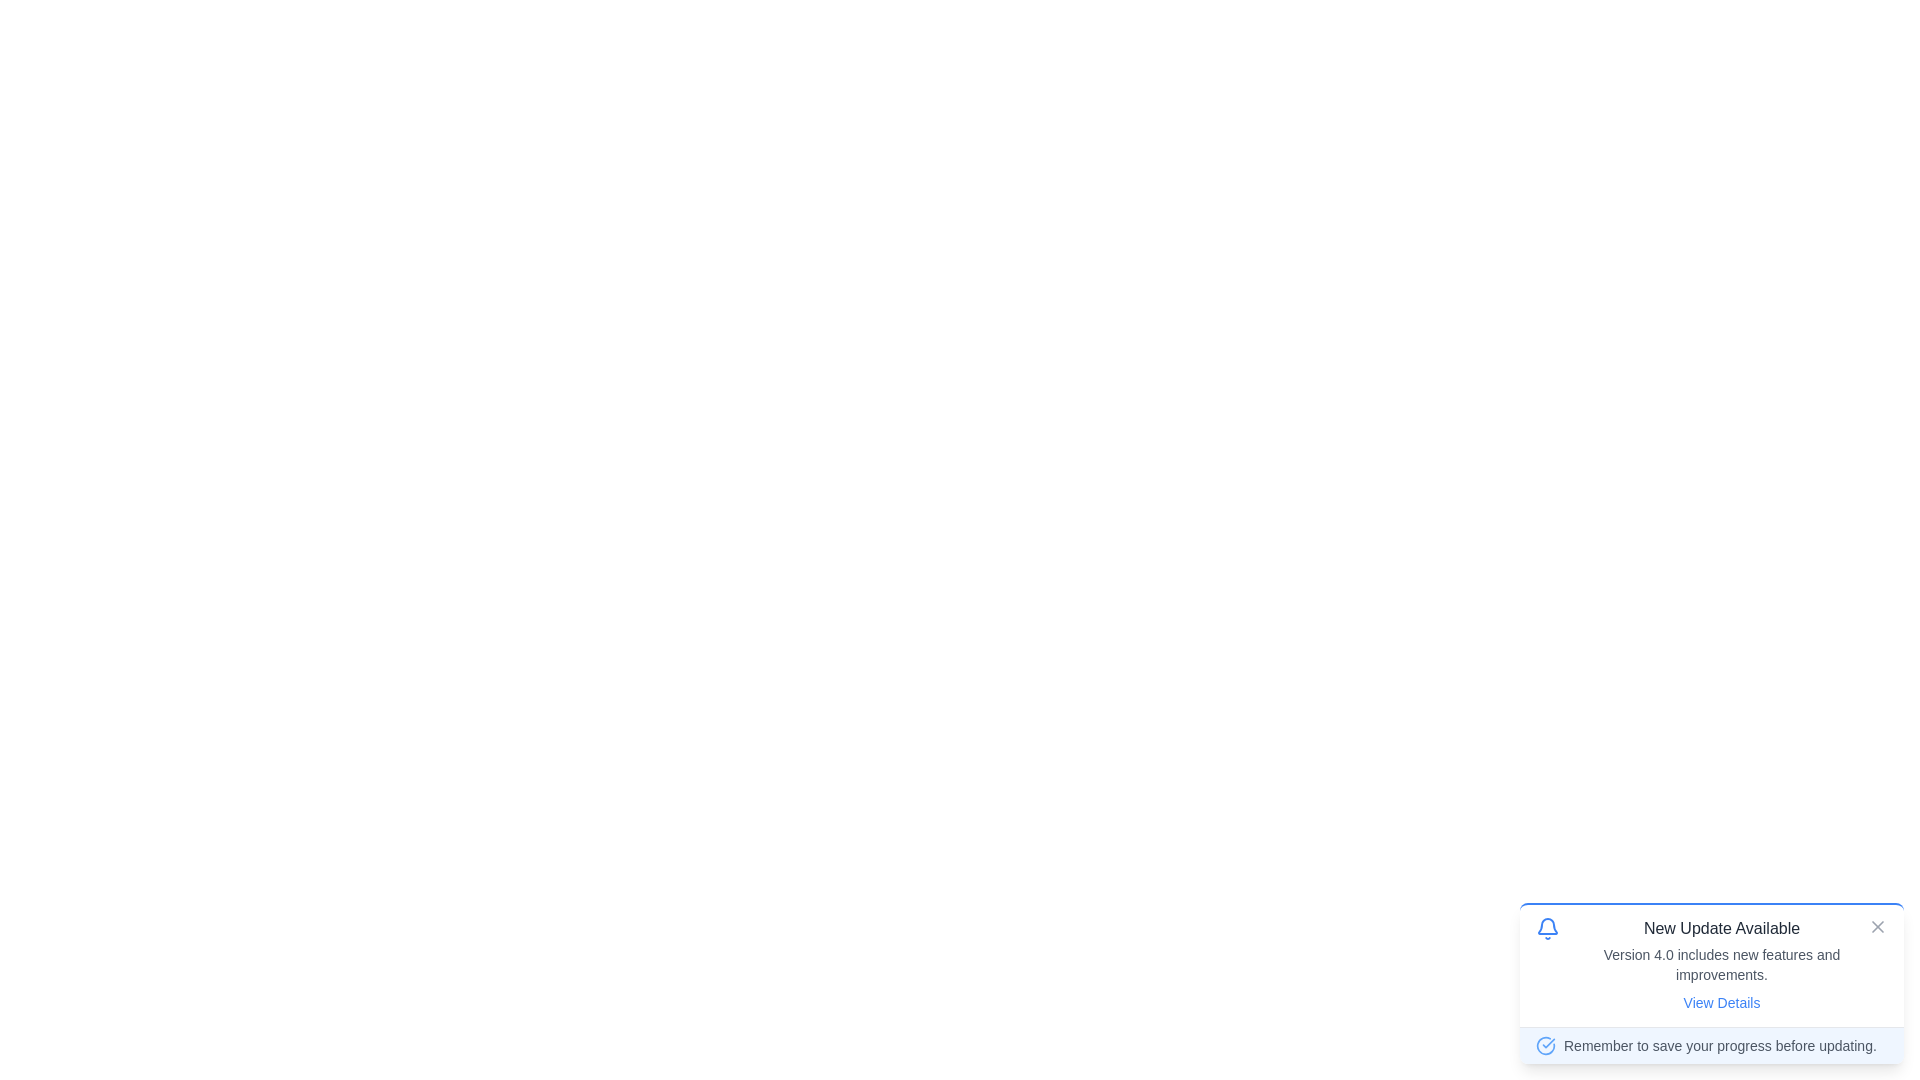  I want to click on the non-interactive Text label that serves as a header for a new update notification, which is positioned at the top of the notification box, so click(1721, 929).